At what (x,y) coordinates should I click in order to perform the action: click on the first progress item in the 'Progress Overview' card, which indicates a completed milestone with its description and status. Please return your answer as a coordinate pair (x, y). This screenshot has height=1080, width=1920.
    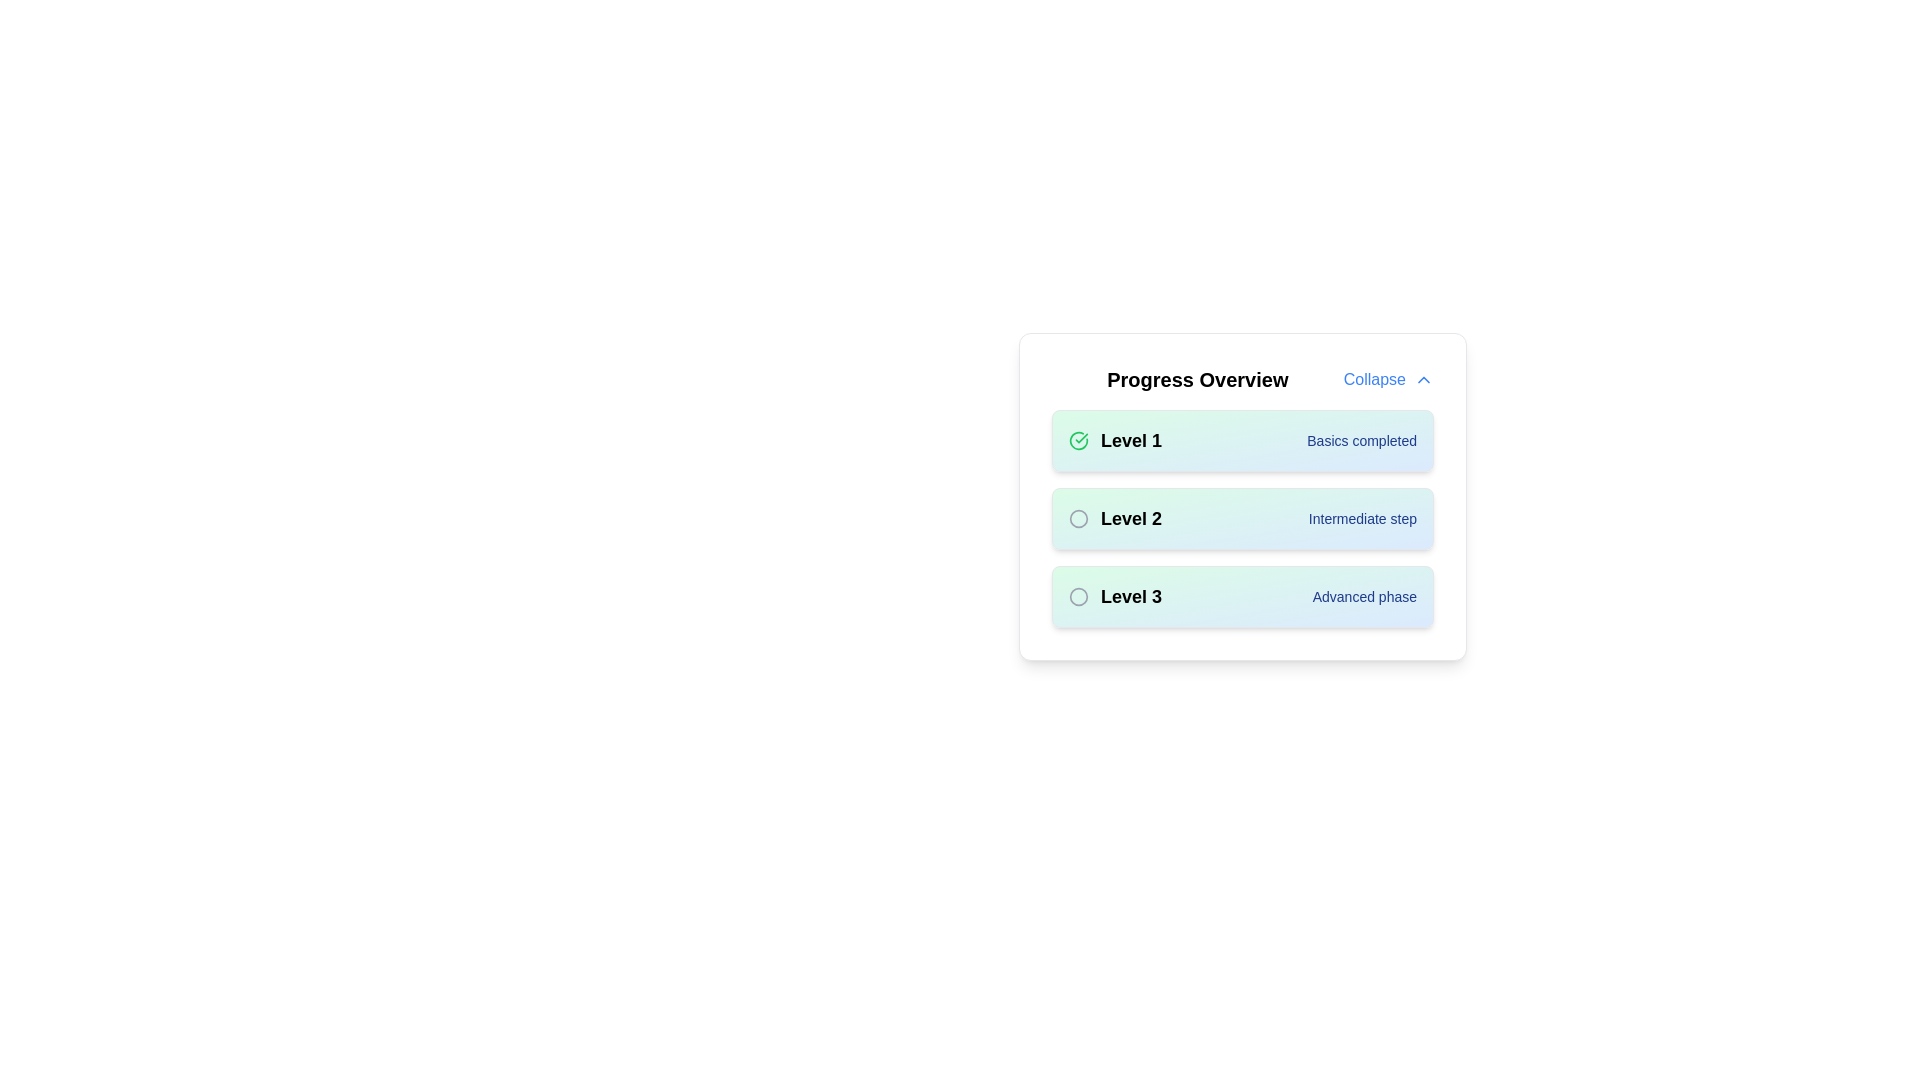
    Looking at the image, I should click on (1242, 439).